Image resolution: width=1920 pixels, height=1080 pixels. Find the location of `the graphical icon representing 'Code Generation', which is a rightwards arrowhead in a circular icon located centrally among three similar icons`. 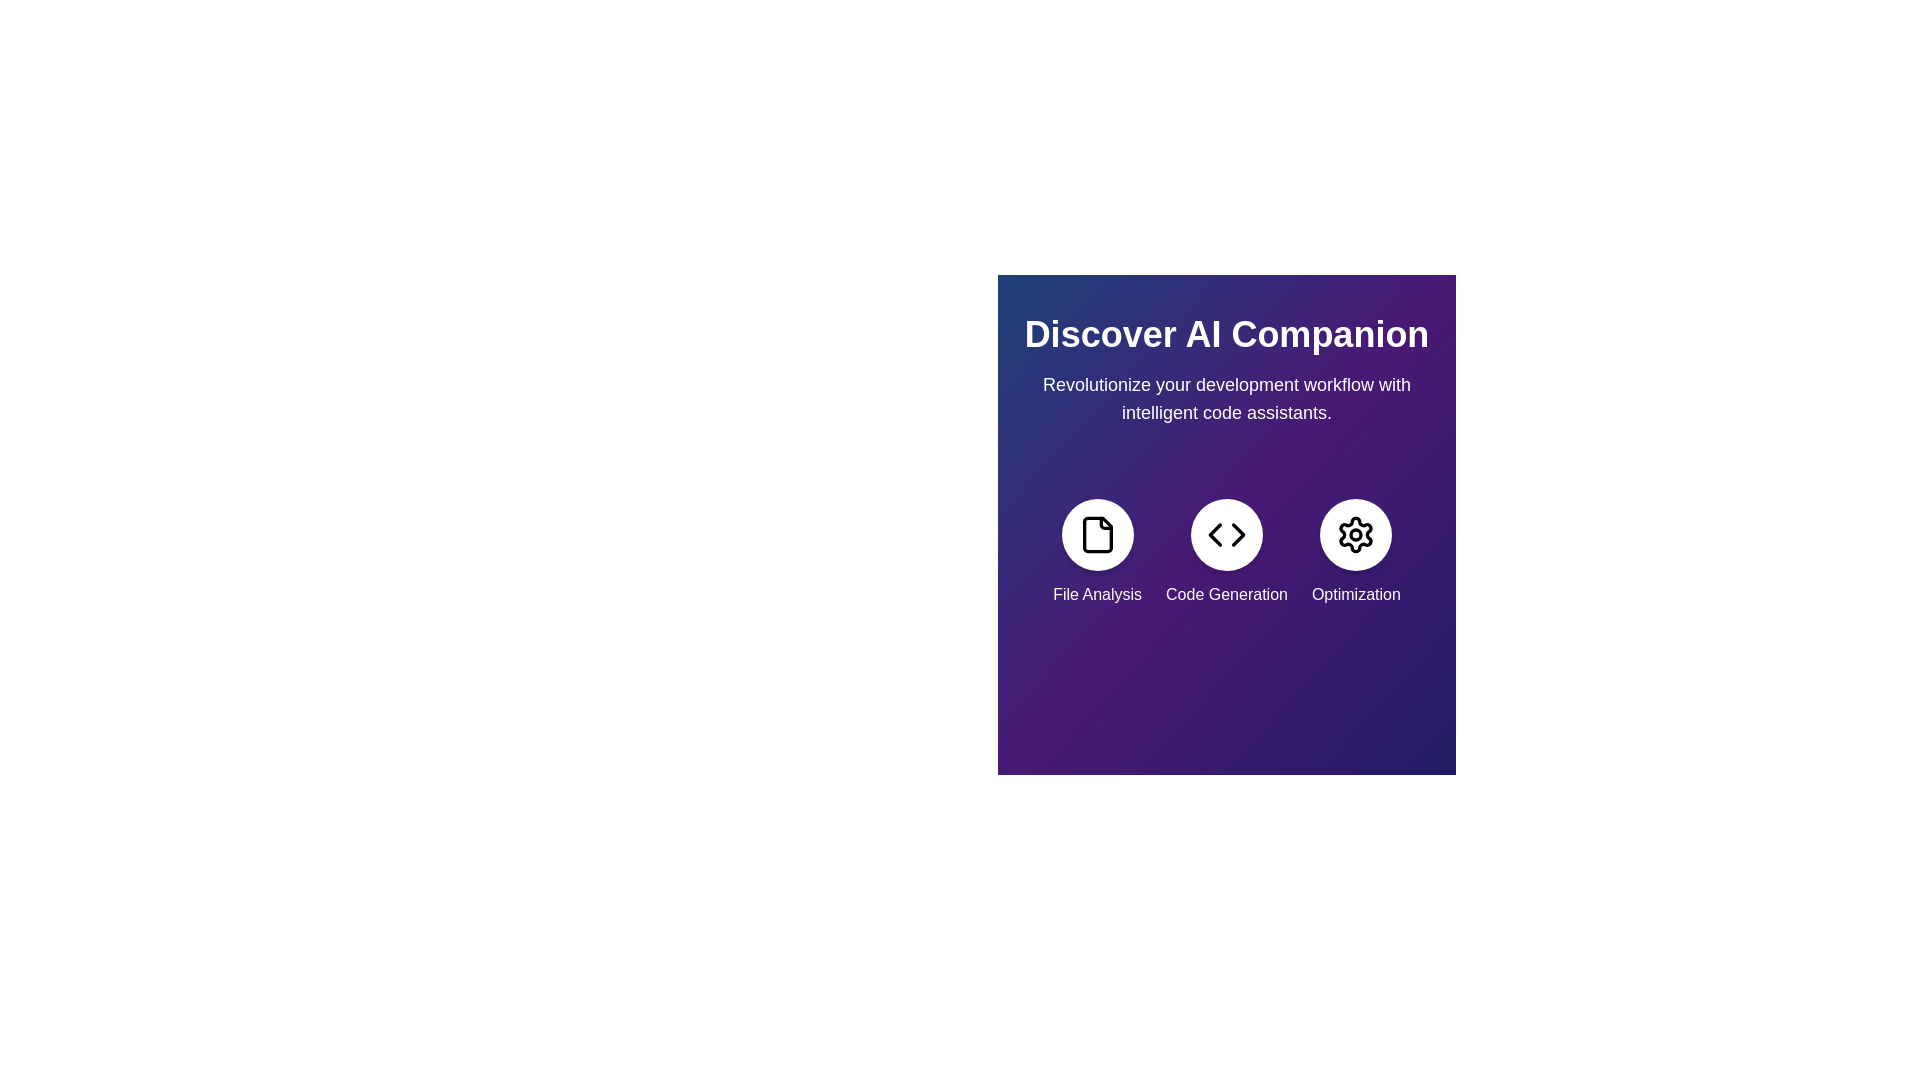

the graphical icon representing 'Code Generation', which is a rightwards arrowhead in a circular icon located centrally among three similar icons is located at coordinates (1237, 534).